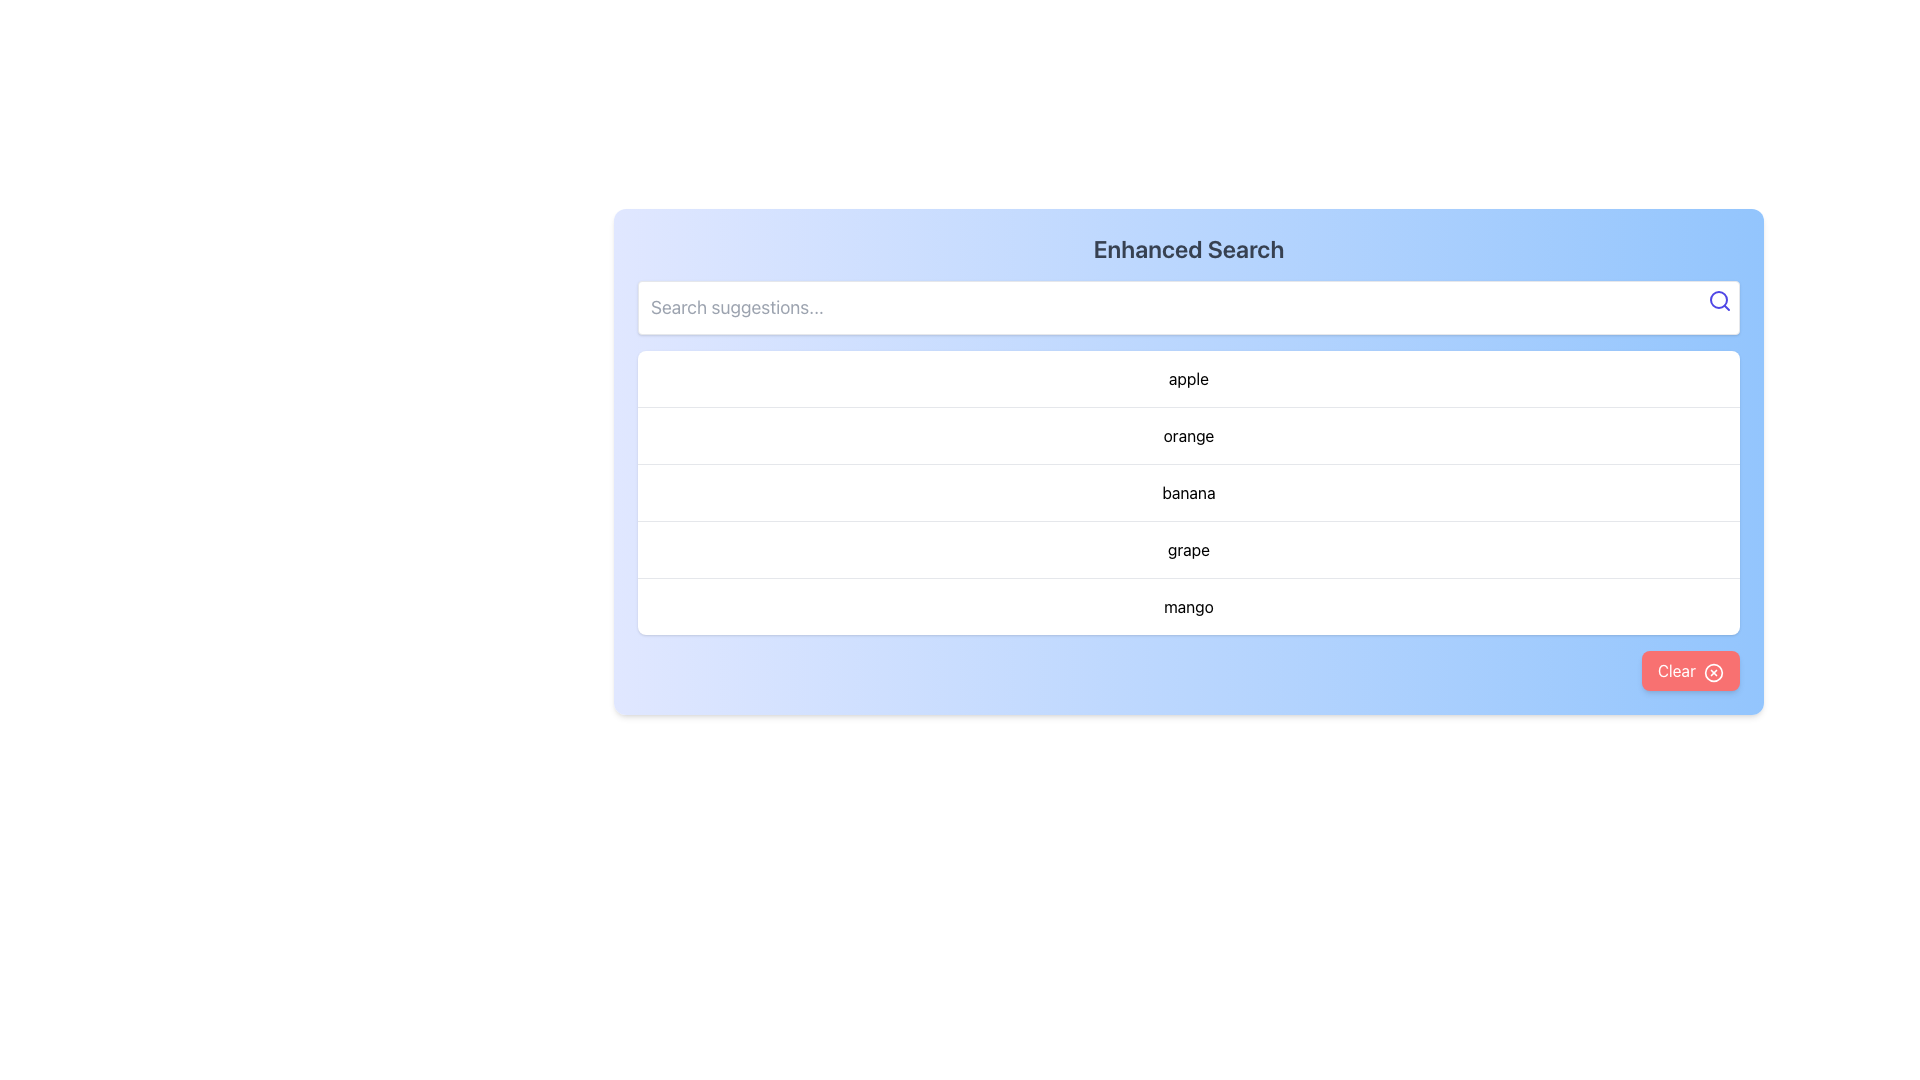  I want to click on the last selectable list item related to 'mango' located at the bottom of the vertical list of options, so click(1189, 605).